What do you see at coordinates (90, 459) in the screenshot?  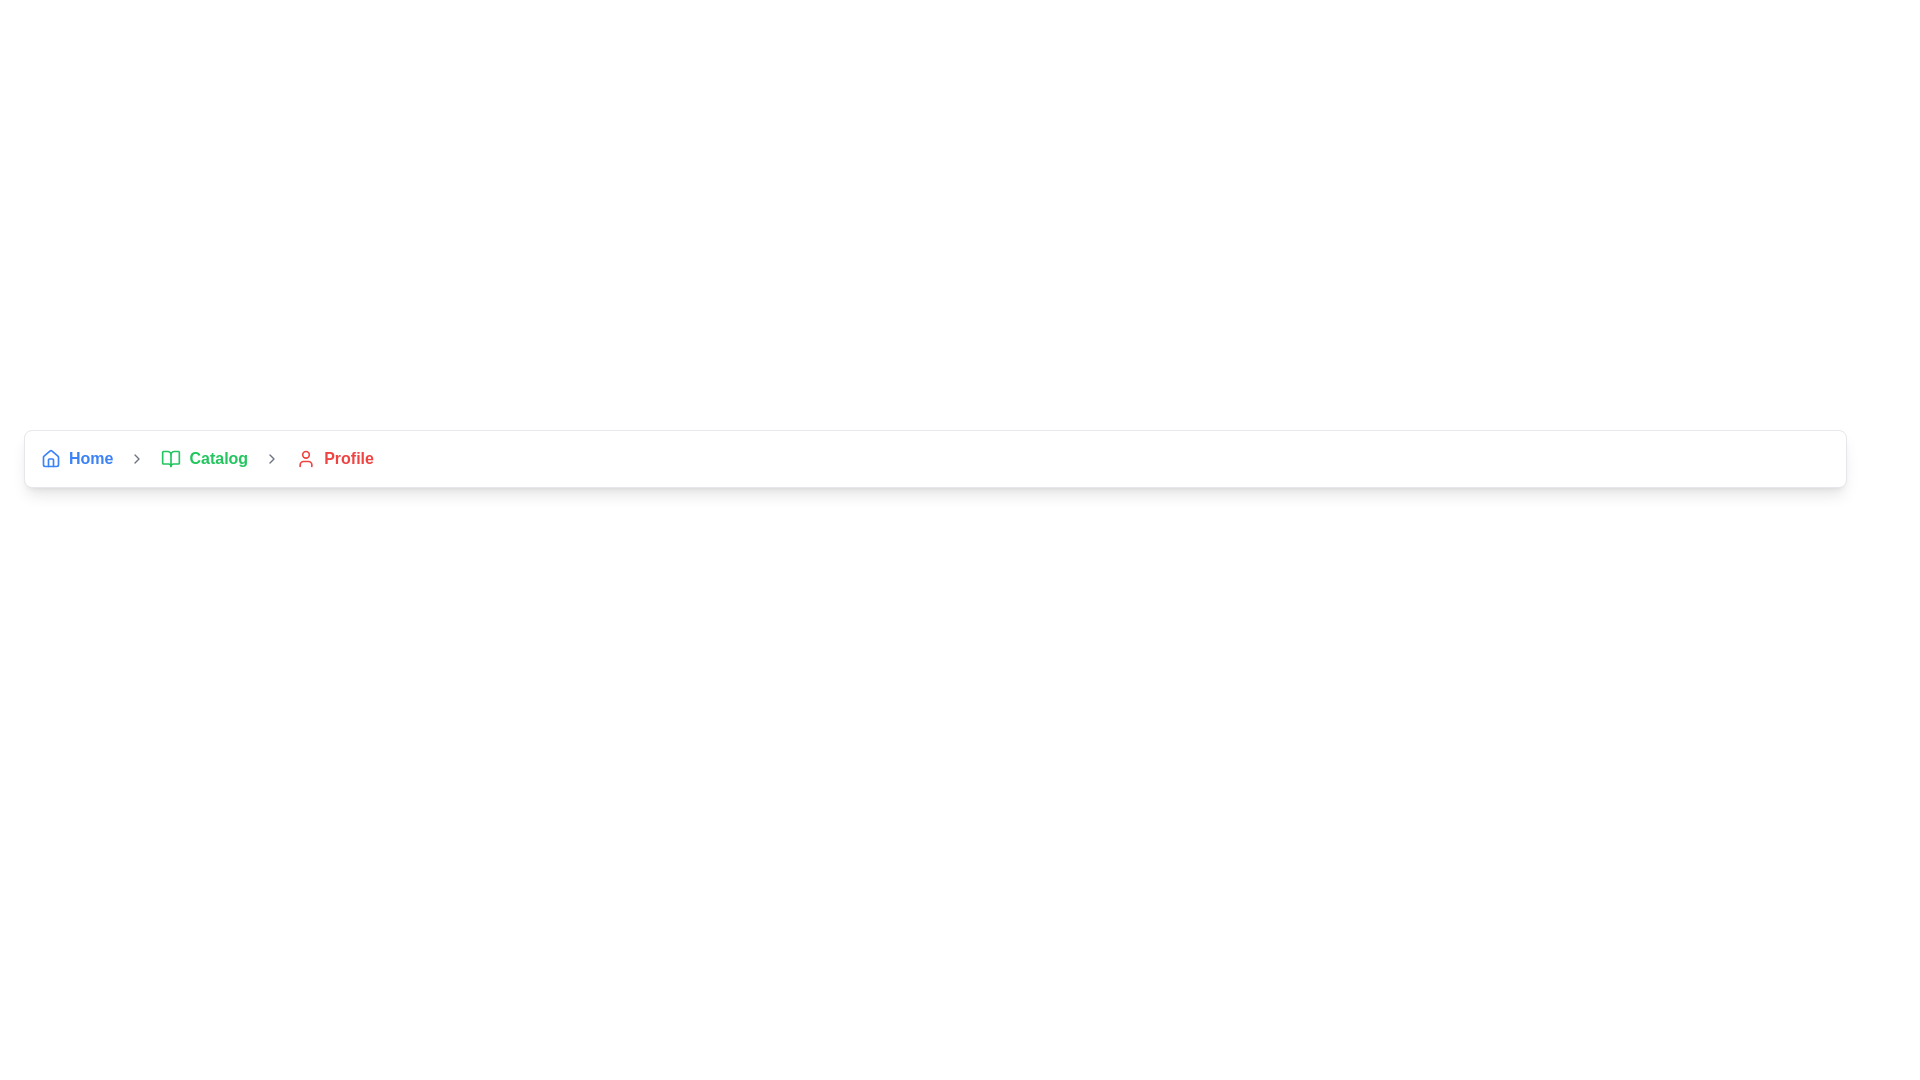 I see `the 'Home' clickable link immediately to the right of the blue house icon in the breadcrumb navigation to change its color` at bounding box center [90, 459].